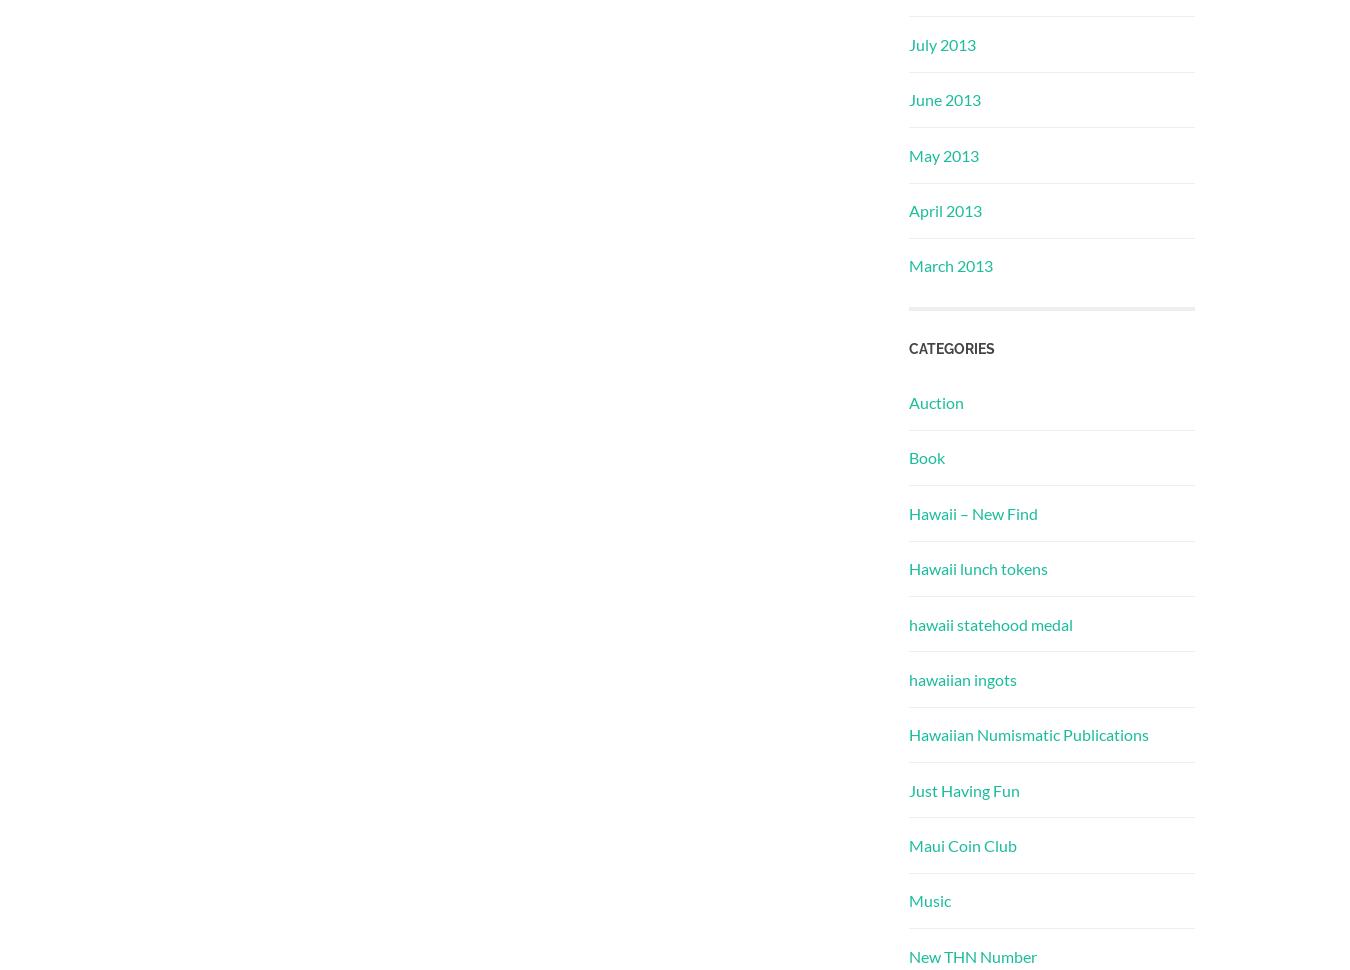  Describe the element at coordinates (961, 844) in the screenshot. I see `'Maui Coin Club'` at that location.